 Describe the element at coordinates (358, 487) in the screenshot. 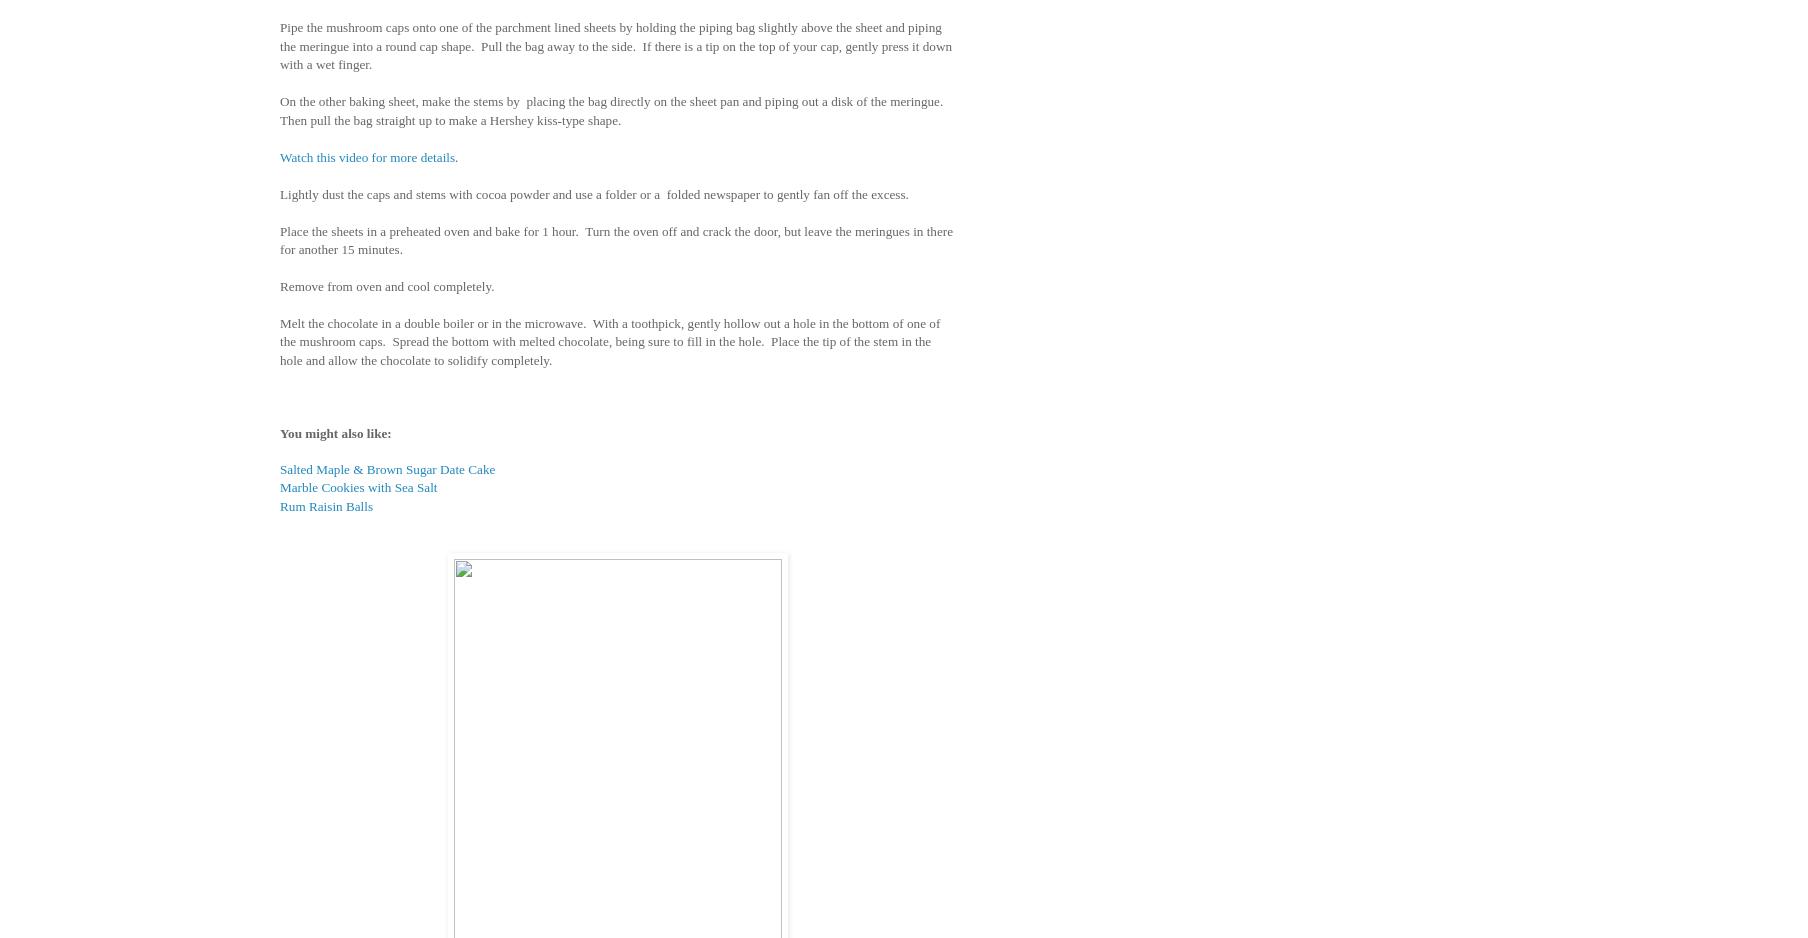

I see `'Marble Cookies with Sea Salt'` at that location.